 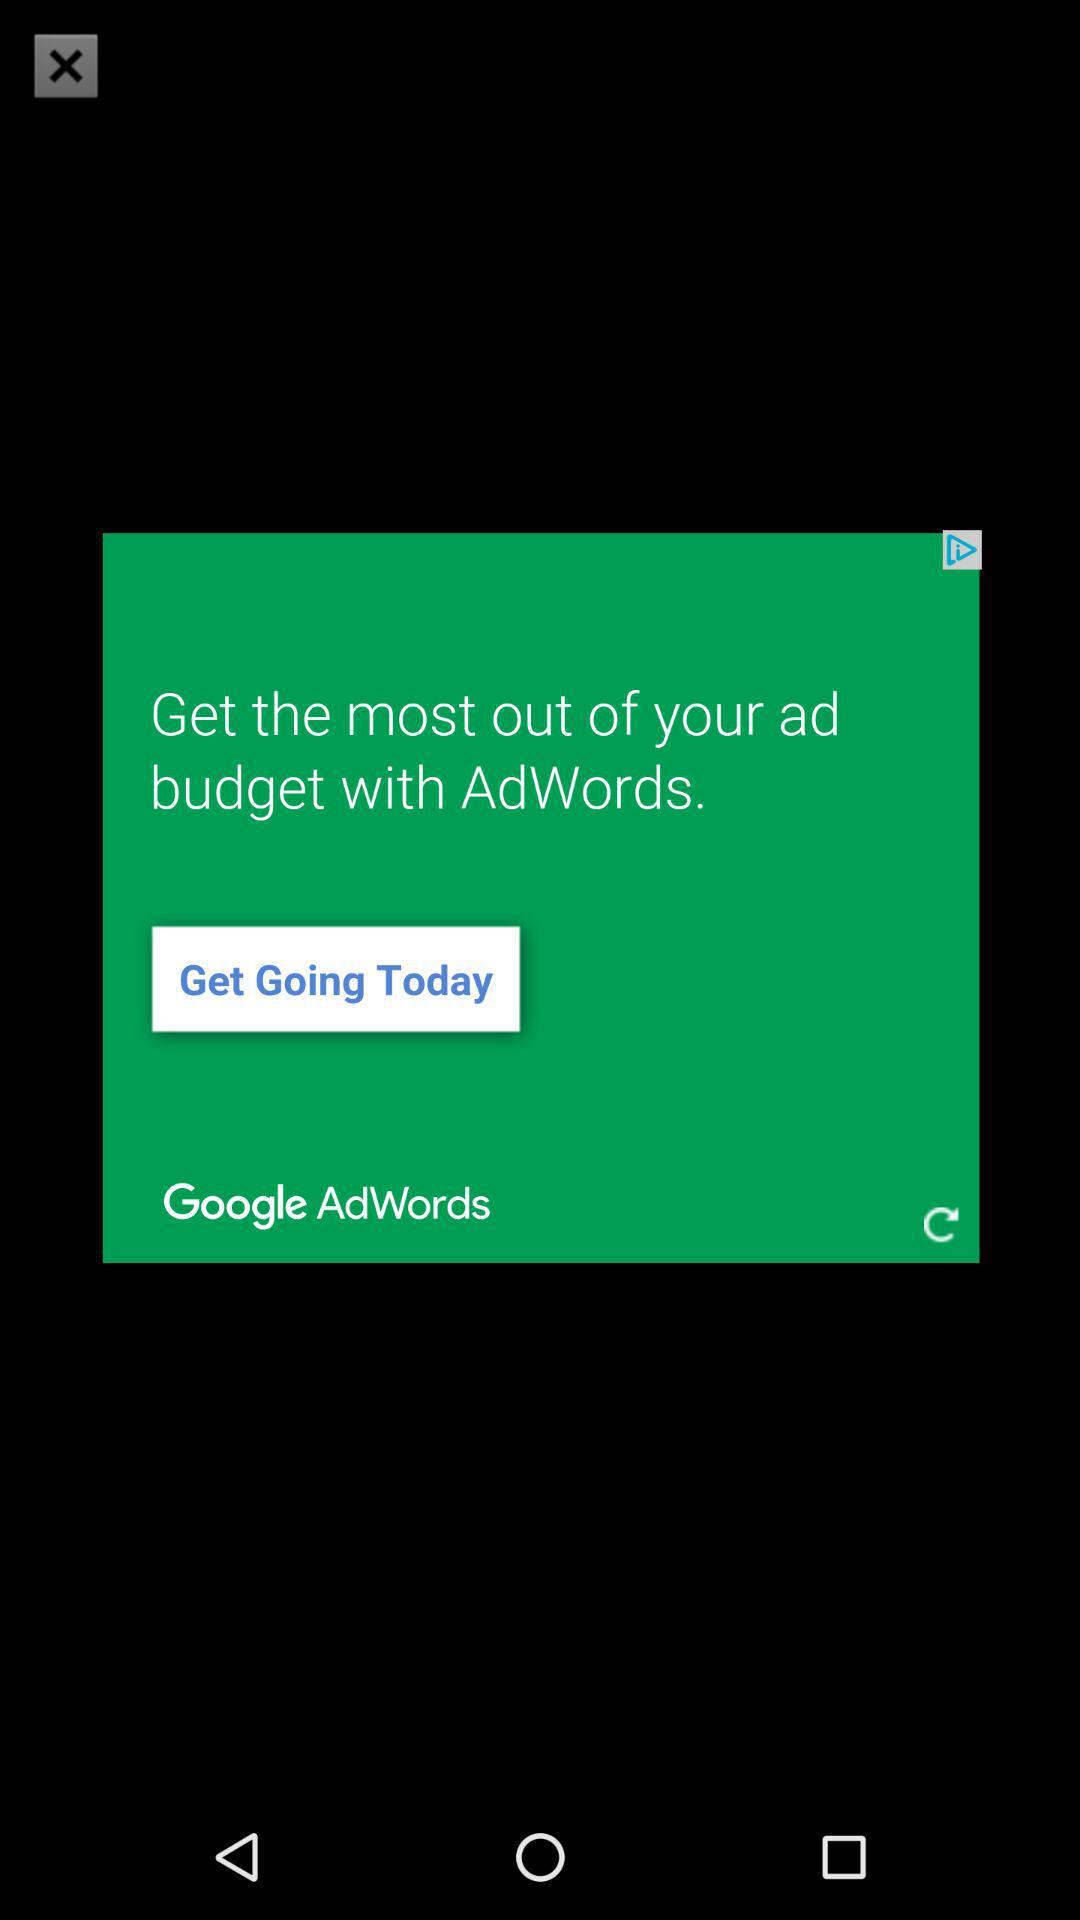 What do you see at coordinates (540, 896) in the screenshot?
I see `the item at the center` at bounding box center [540, 896].